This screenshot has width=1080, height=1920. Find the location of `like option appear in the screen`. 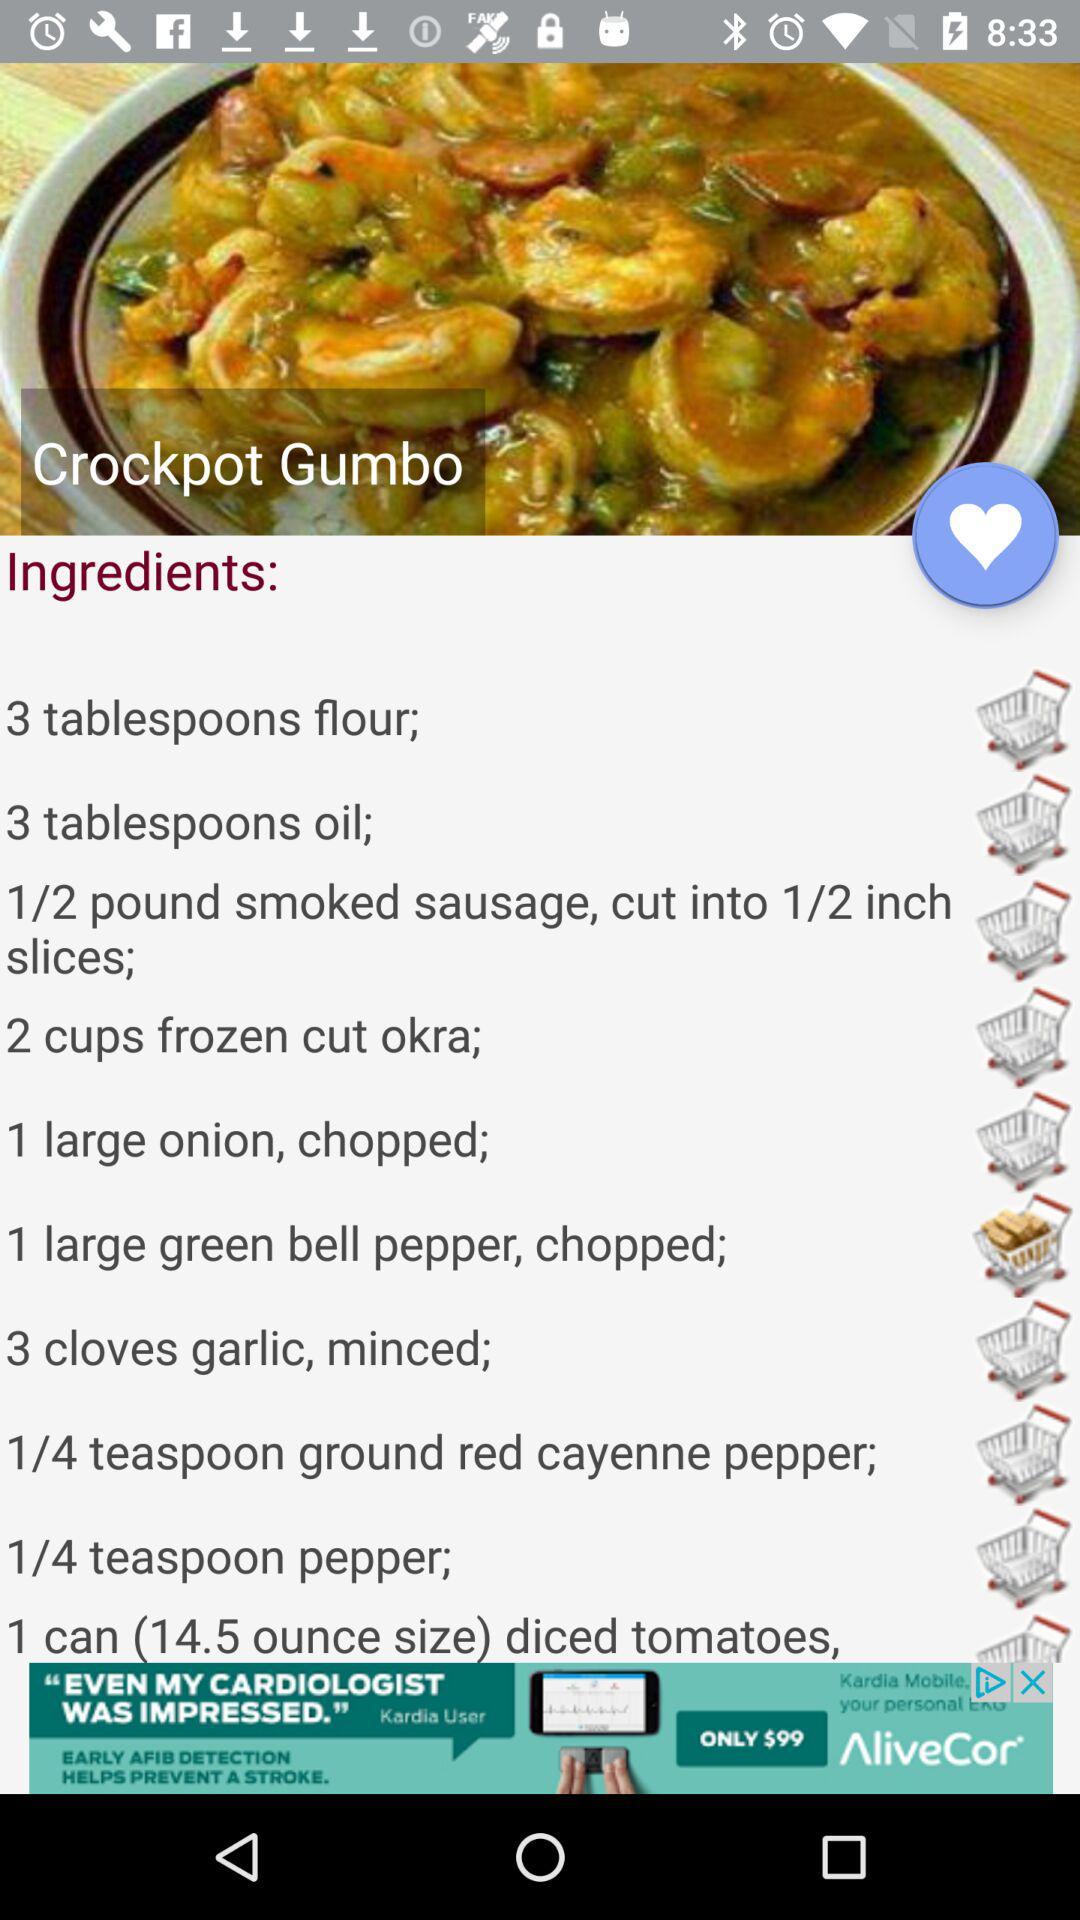

like option appear in the screen is located at coordinates (984, 535).